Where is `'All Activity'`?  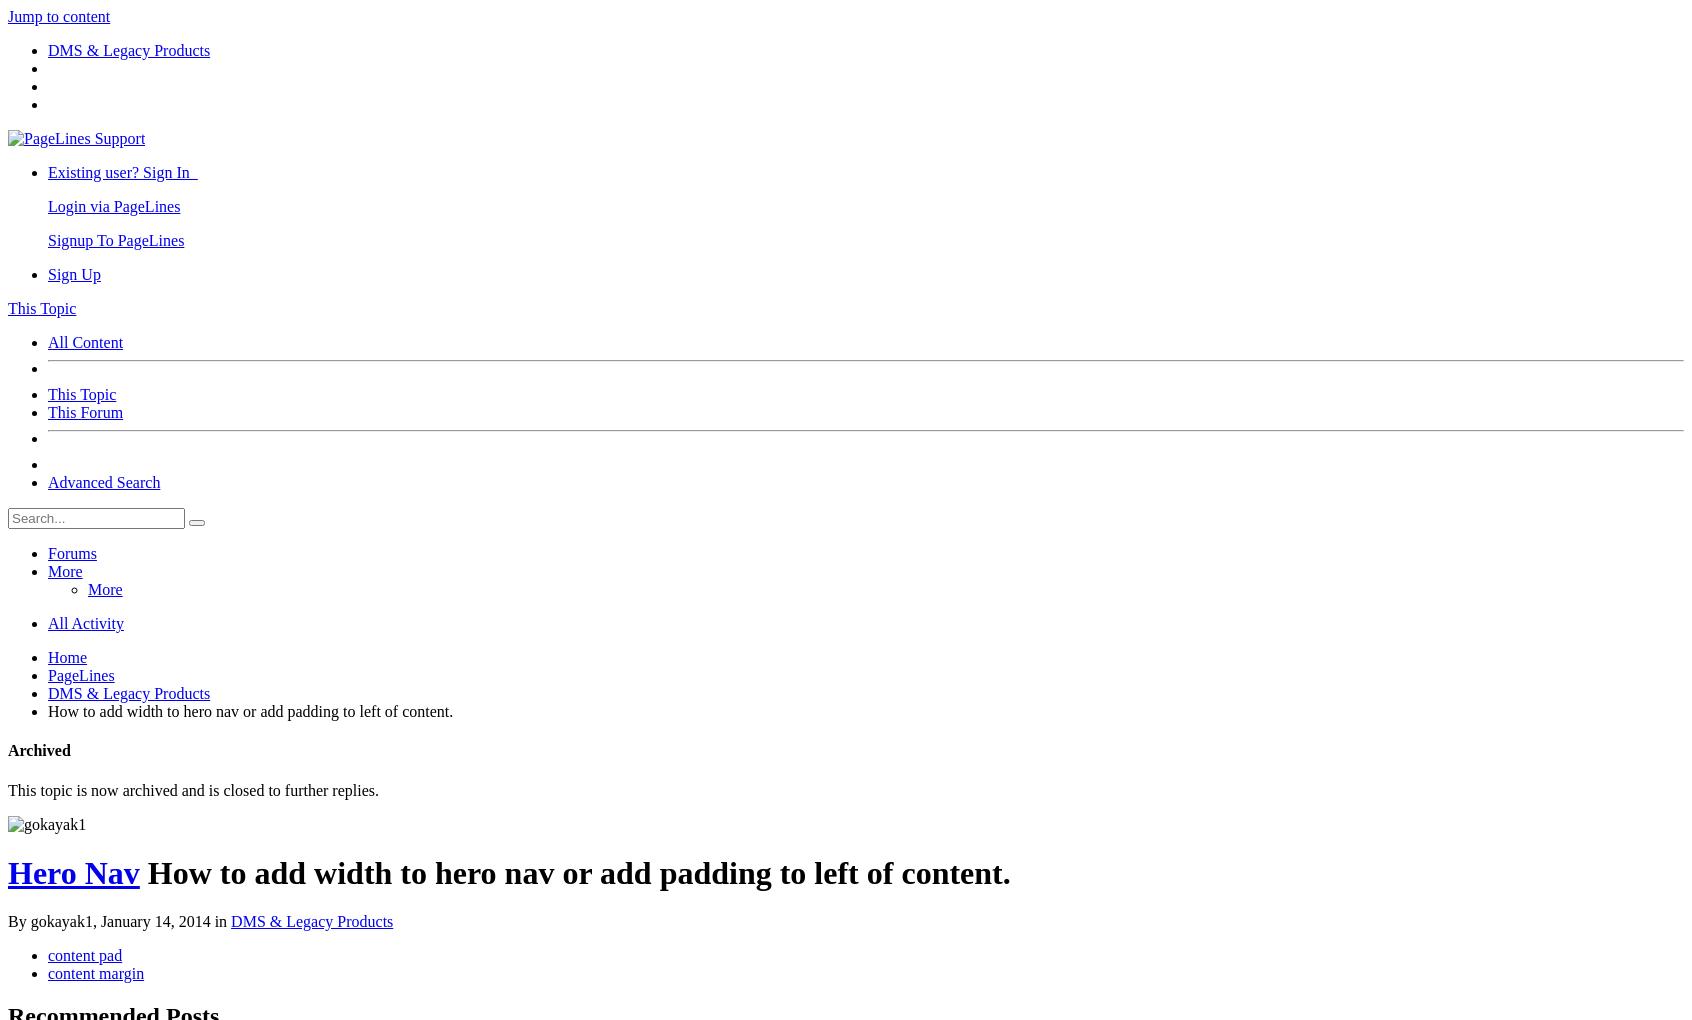
'All Activity' is located at coordinates (85, 622).